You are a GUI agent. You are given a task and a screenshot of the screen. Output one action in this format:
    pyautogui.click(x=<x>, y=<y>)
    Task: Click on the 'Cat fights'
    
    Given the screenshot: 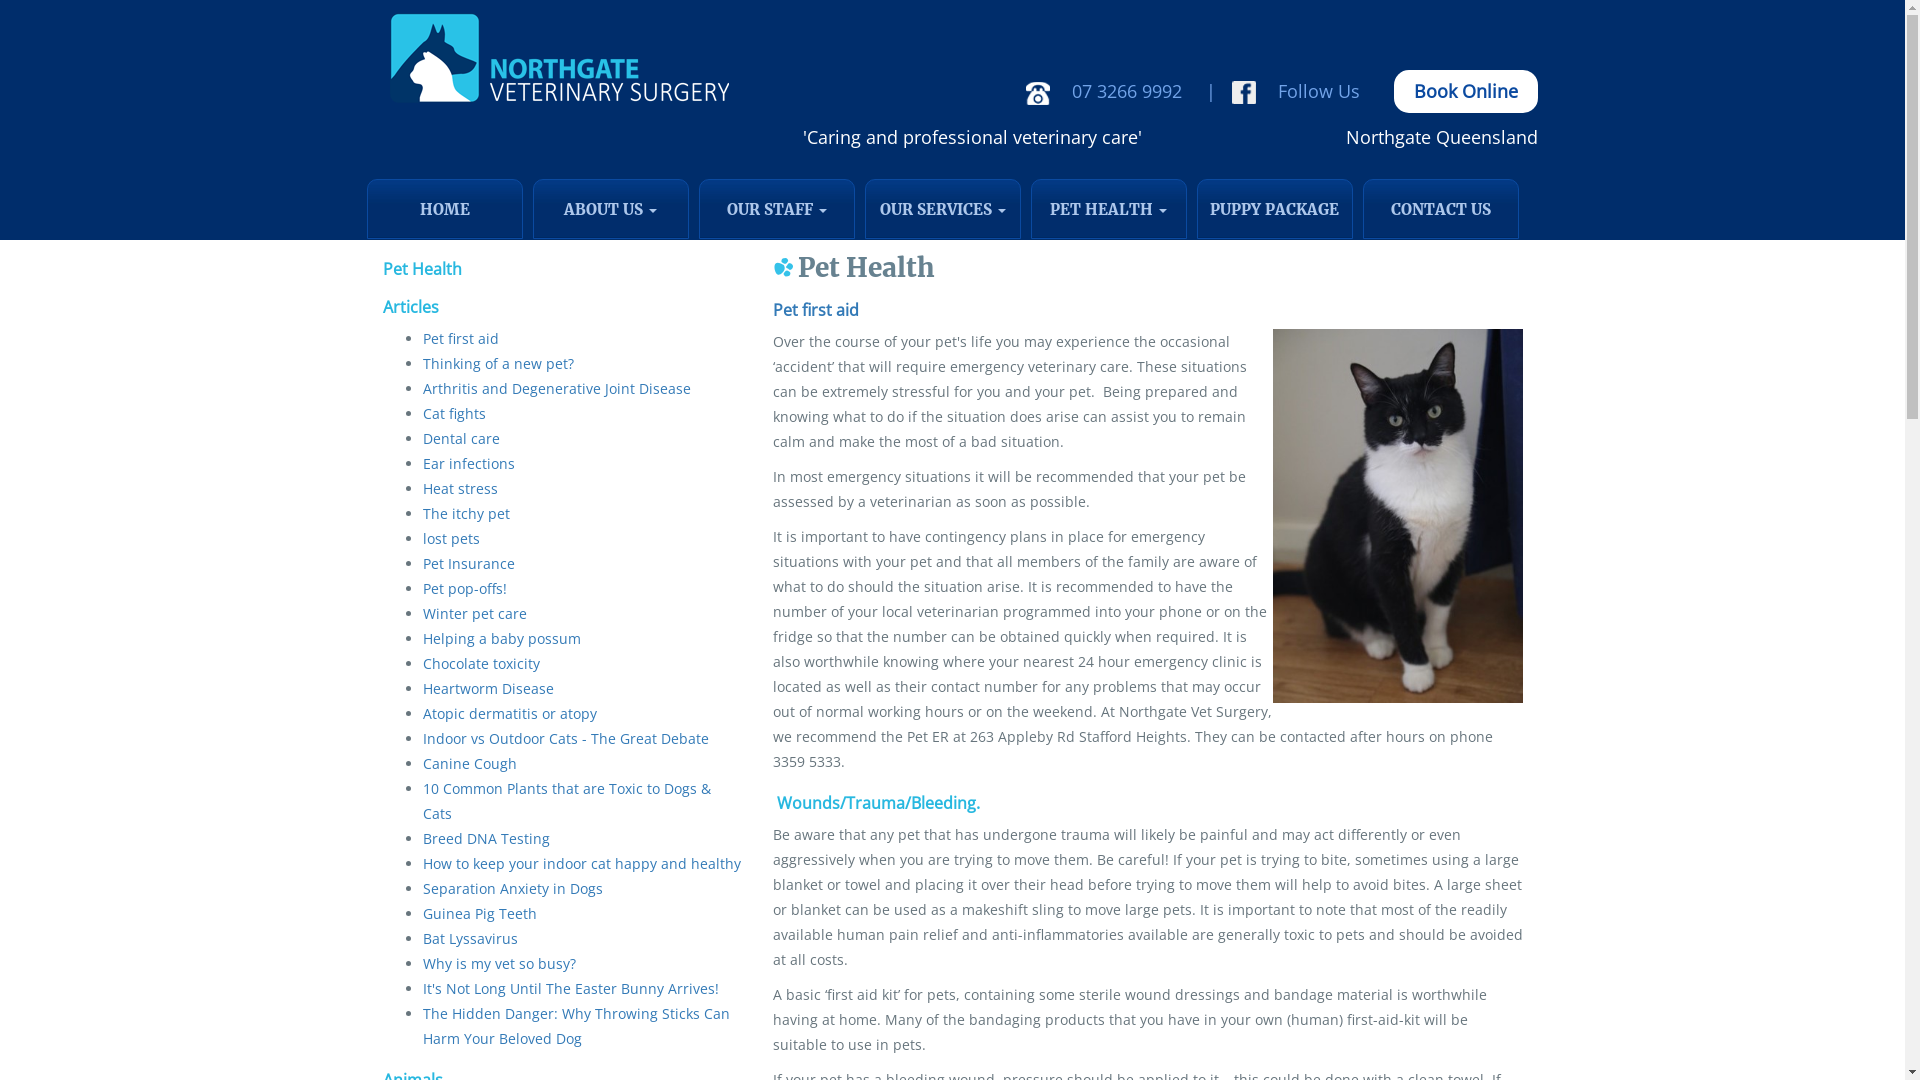 What is the action you would take?
    pyautogui.click(x=452, y=412)
    